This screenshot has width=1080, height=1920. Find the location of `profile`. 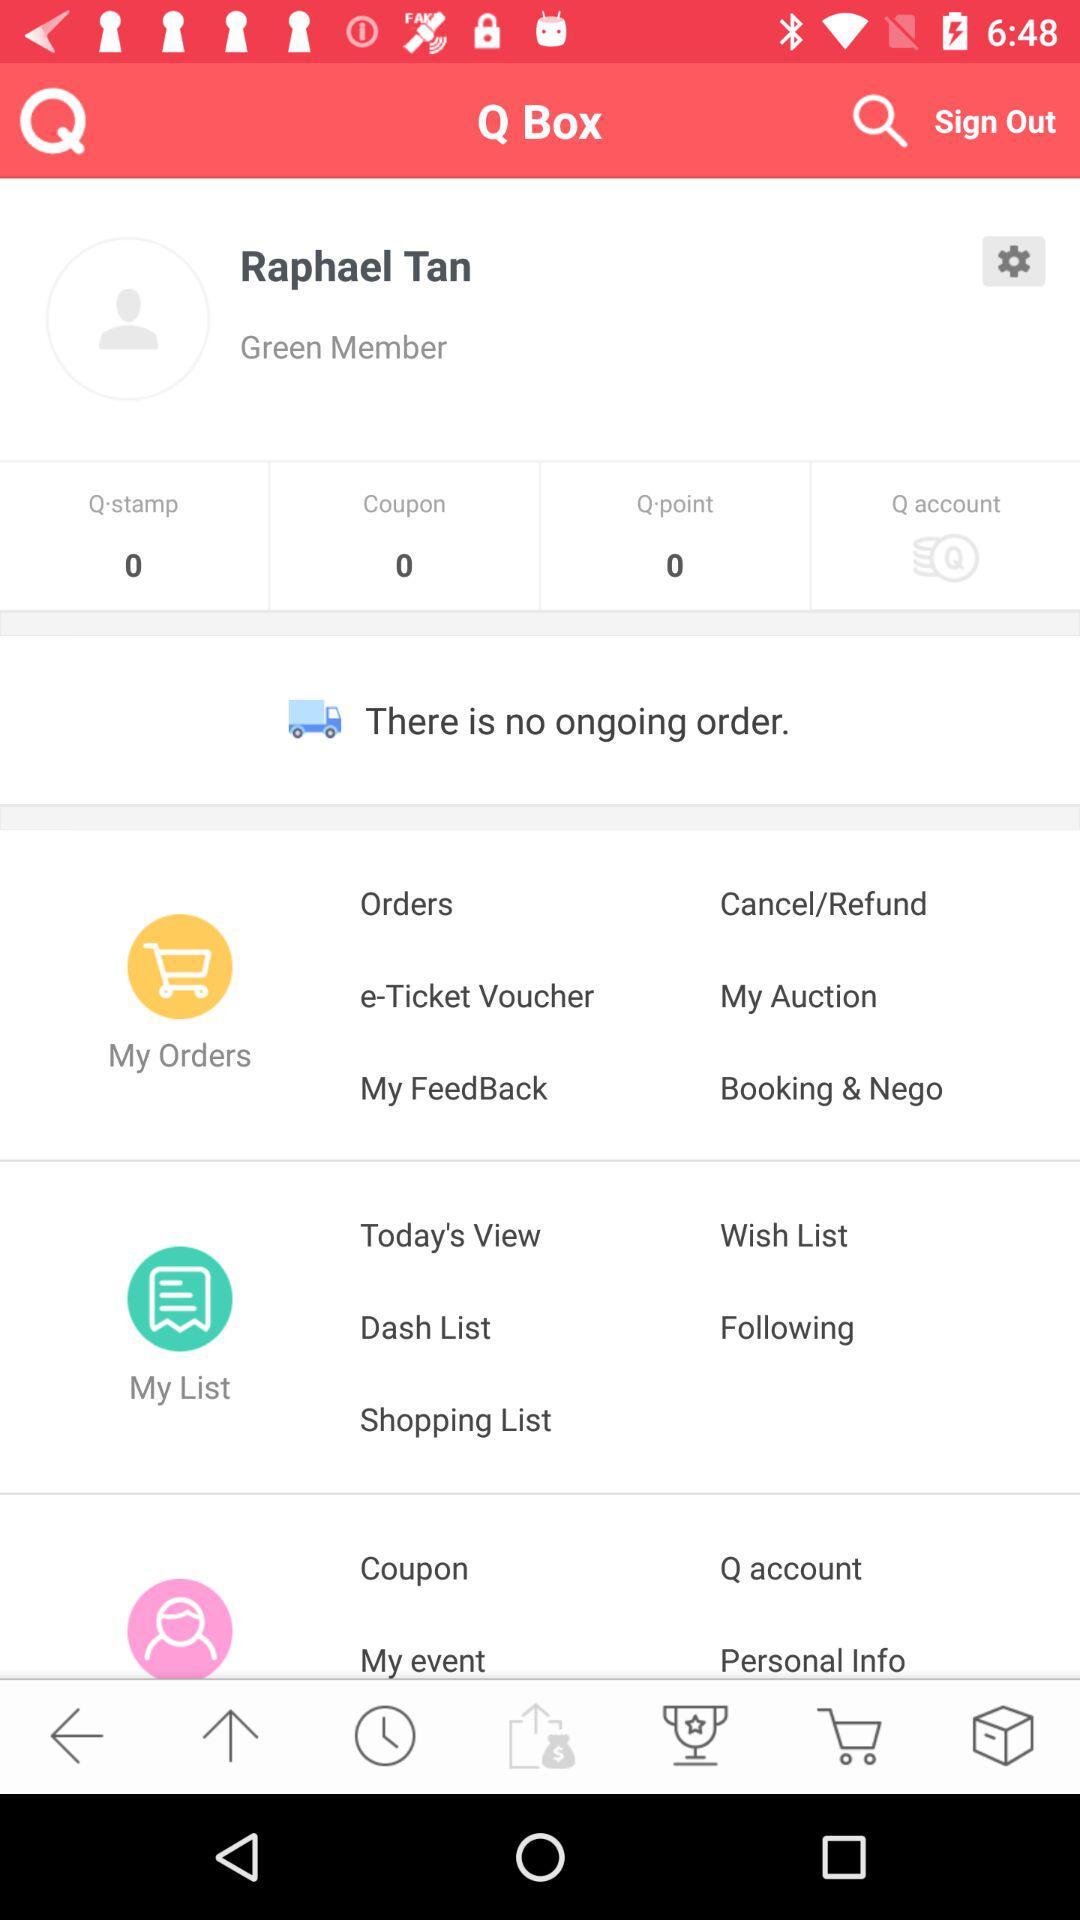

profile is located at coordinates (127, 318).